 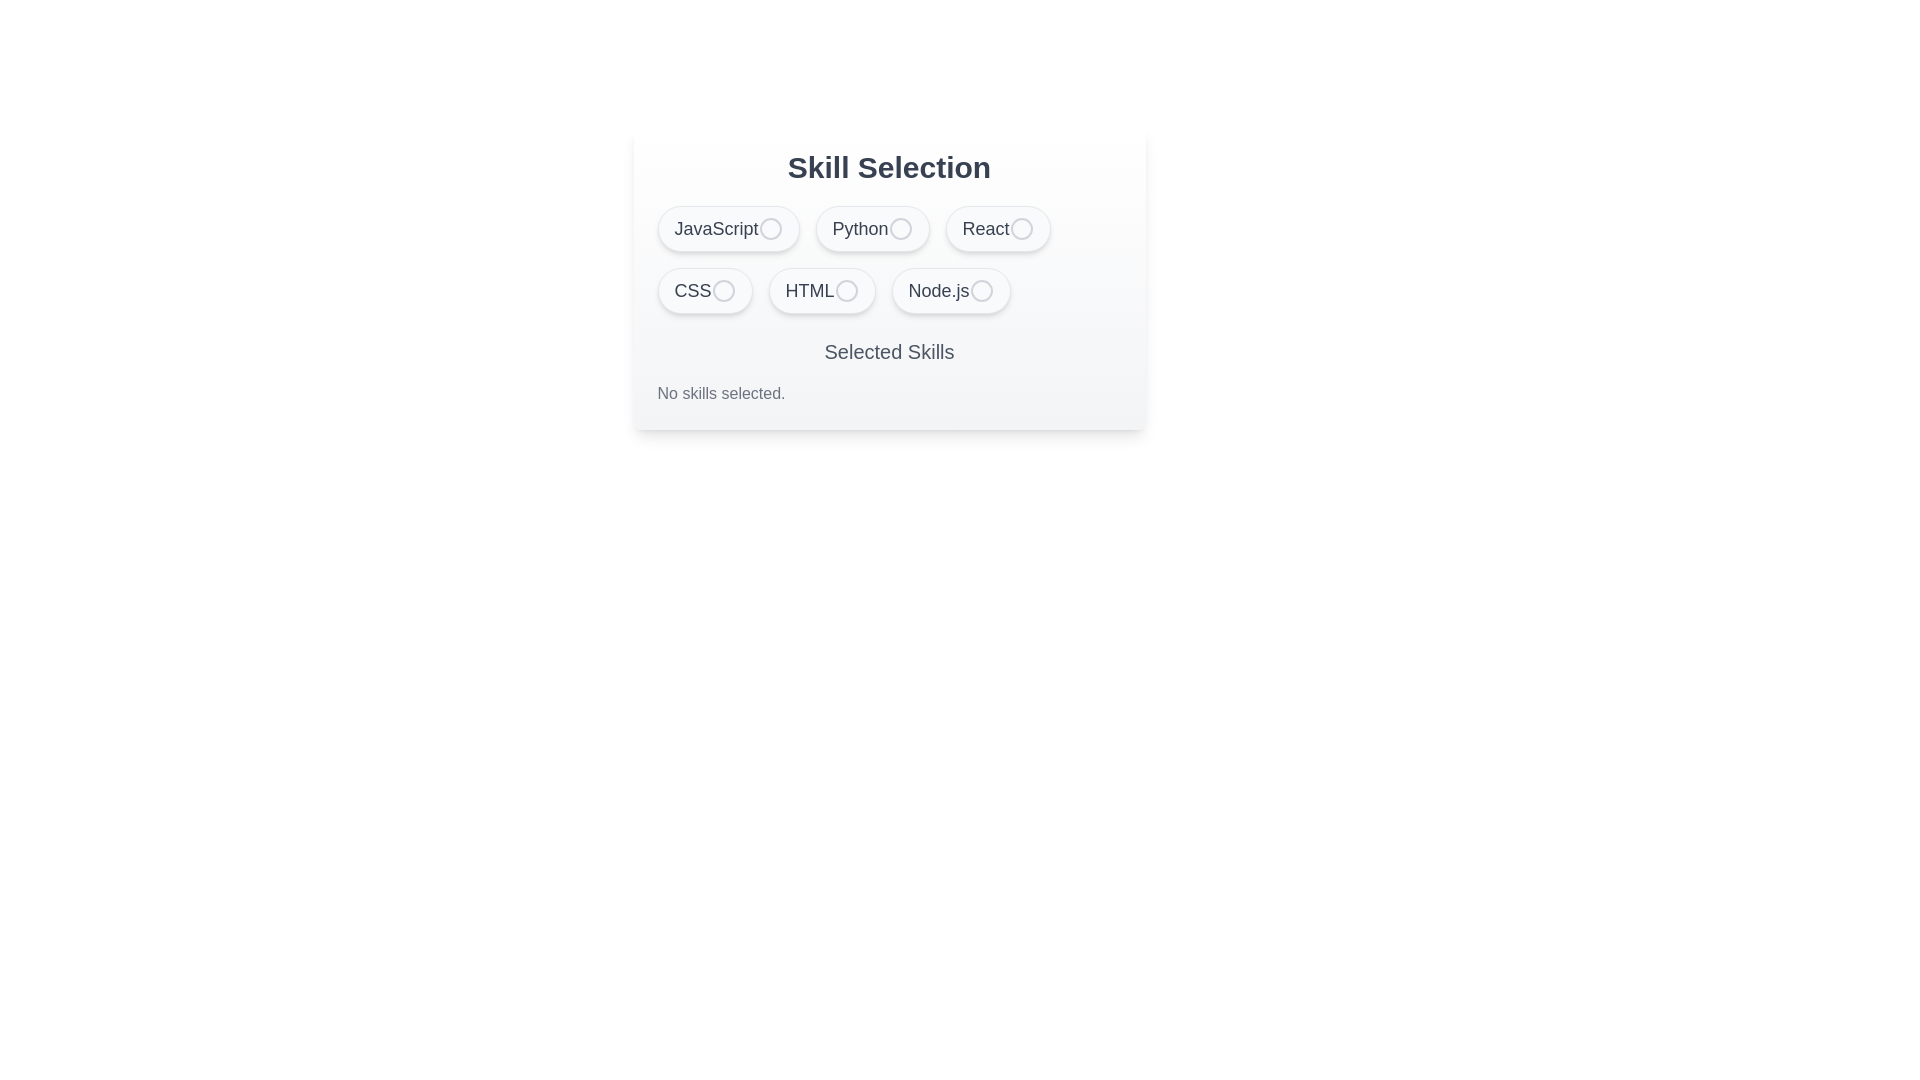 I want to click on the circular gray outline icon located adjacent to the 'Python' text, which represents a selectable option like a radio button, so click(x=899, y=227).